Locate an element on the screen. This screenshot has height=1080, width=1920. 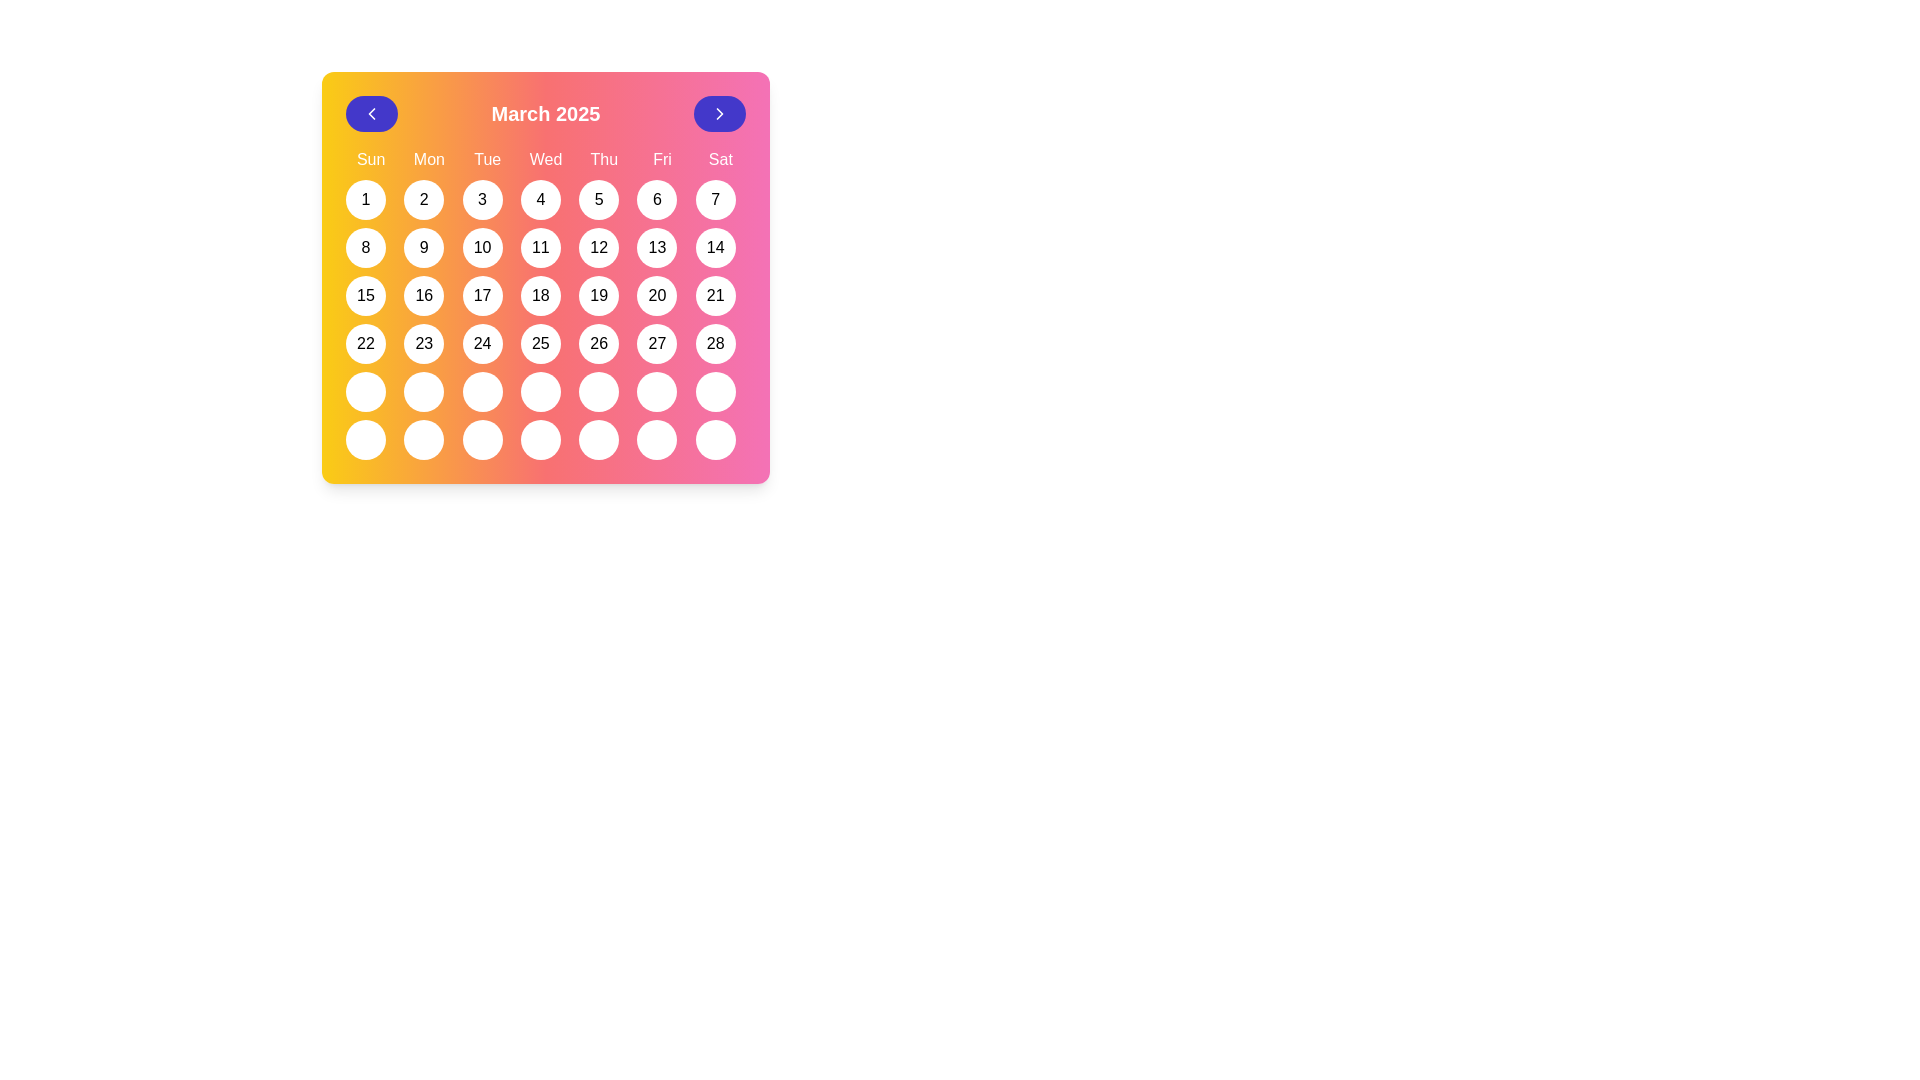
the rounded white circular button labeled '6' in the calendar grid is located at coordinates (657, 200).